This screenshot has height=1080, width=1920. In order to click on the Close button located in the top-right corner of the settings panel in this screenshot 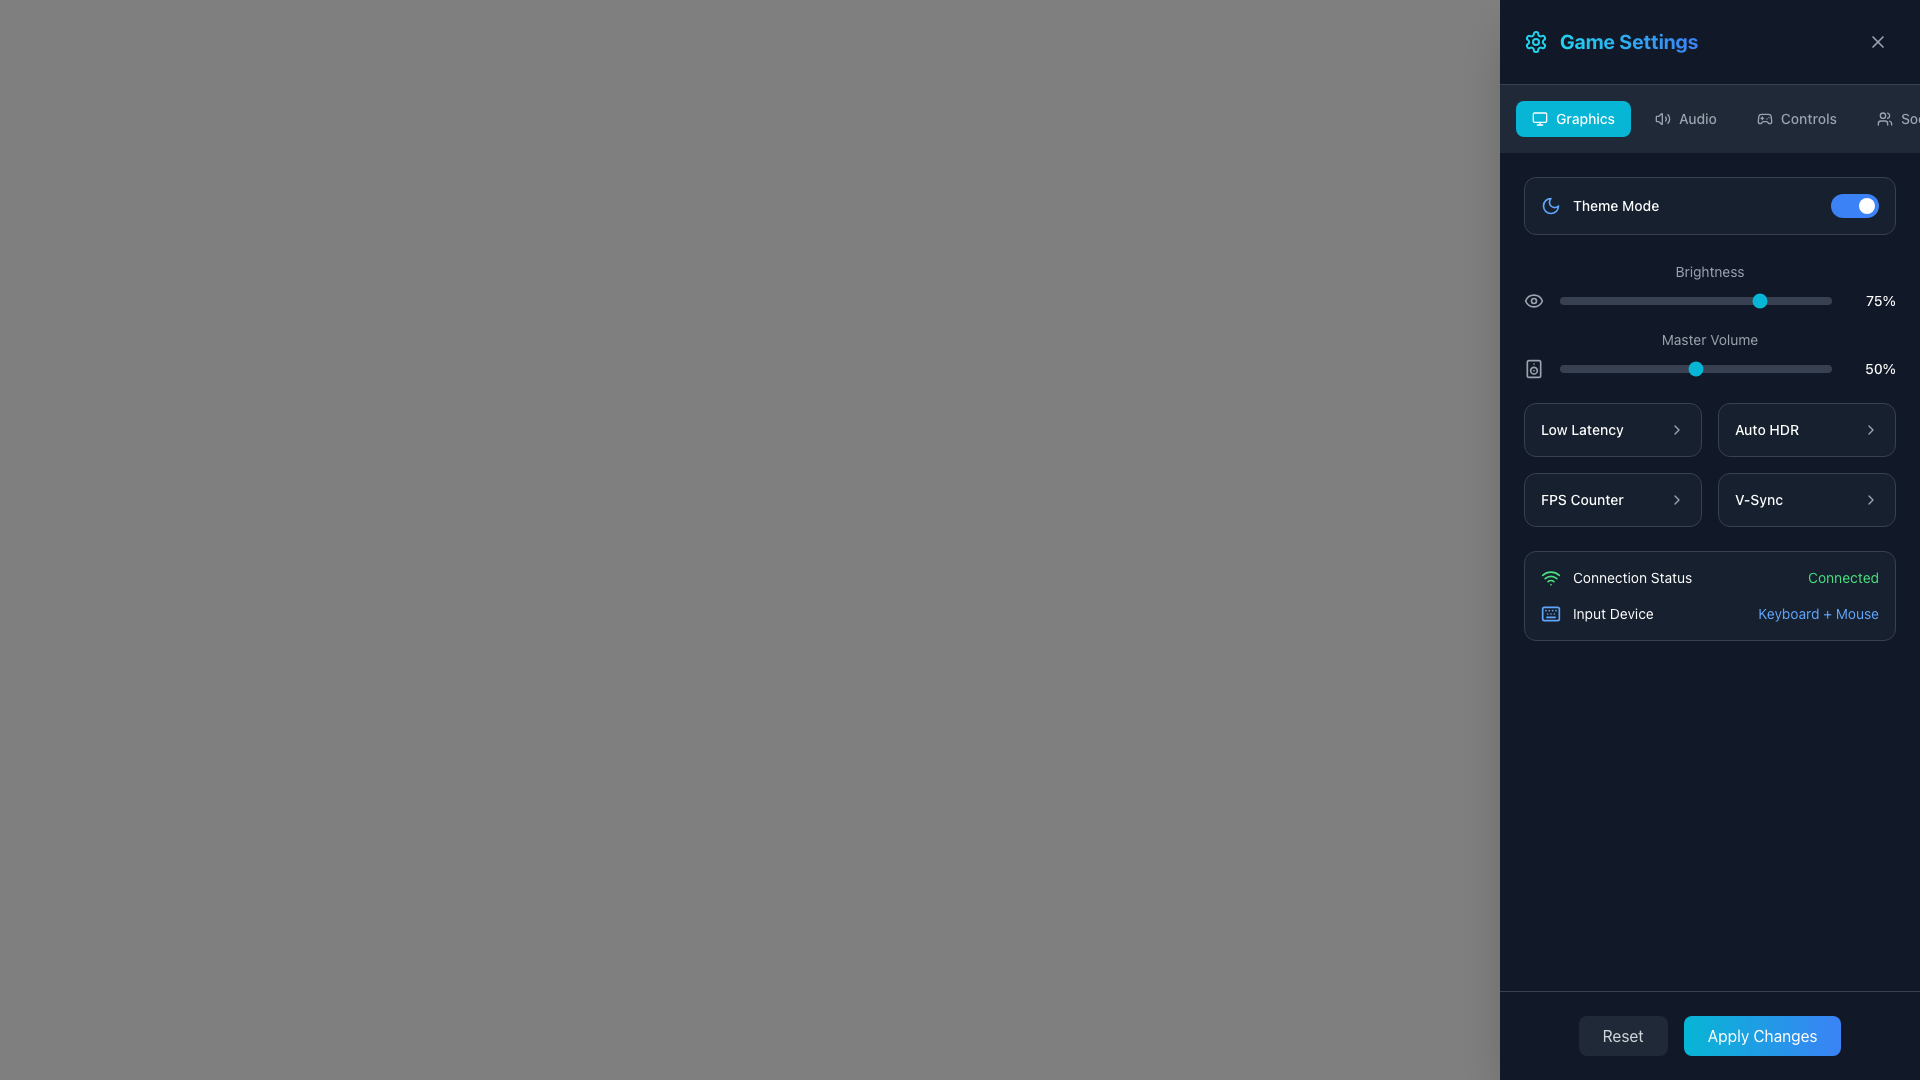, I will do `click(1876, 42)`.